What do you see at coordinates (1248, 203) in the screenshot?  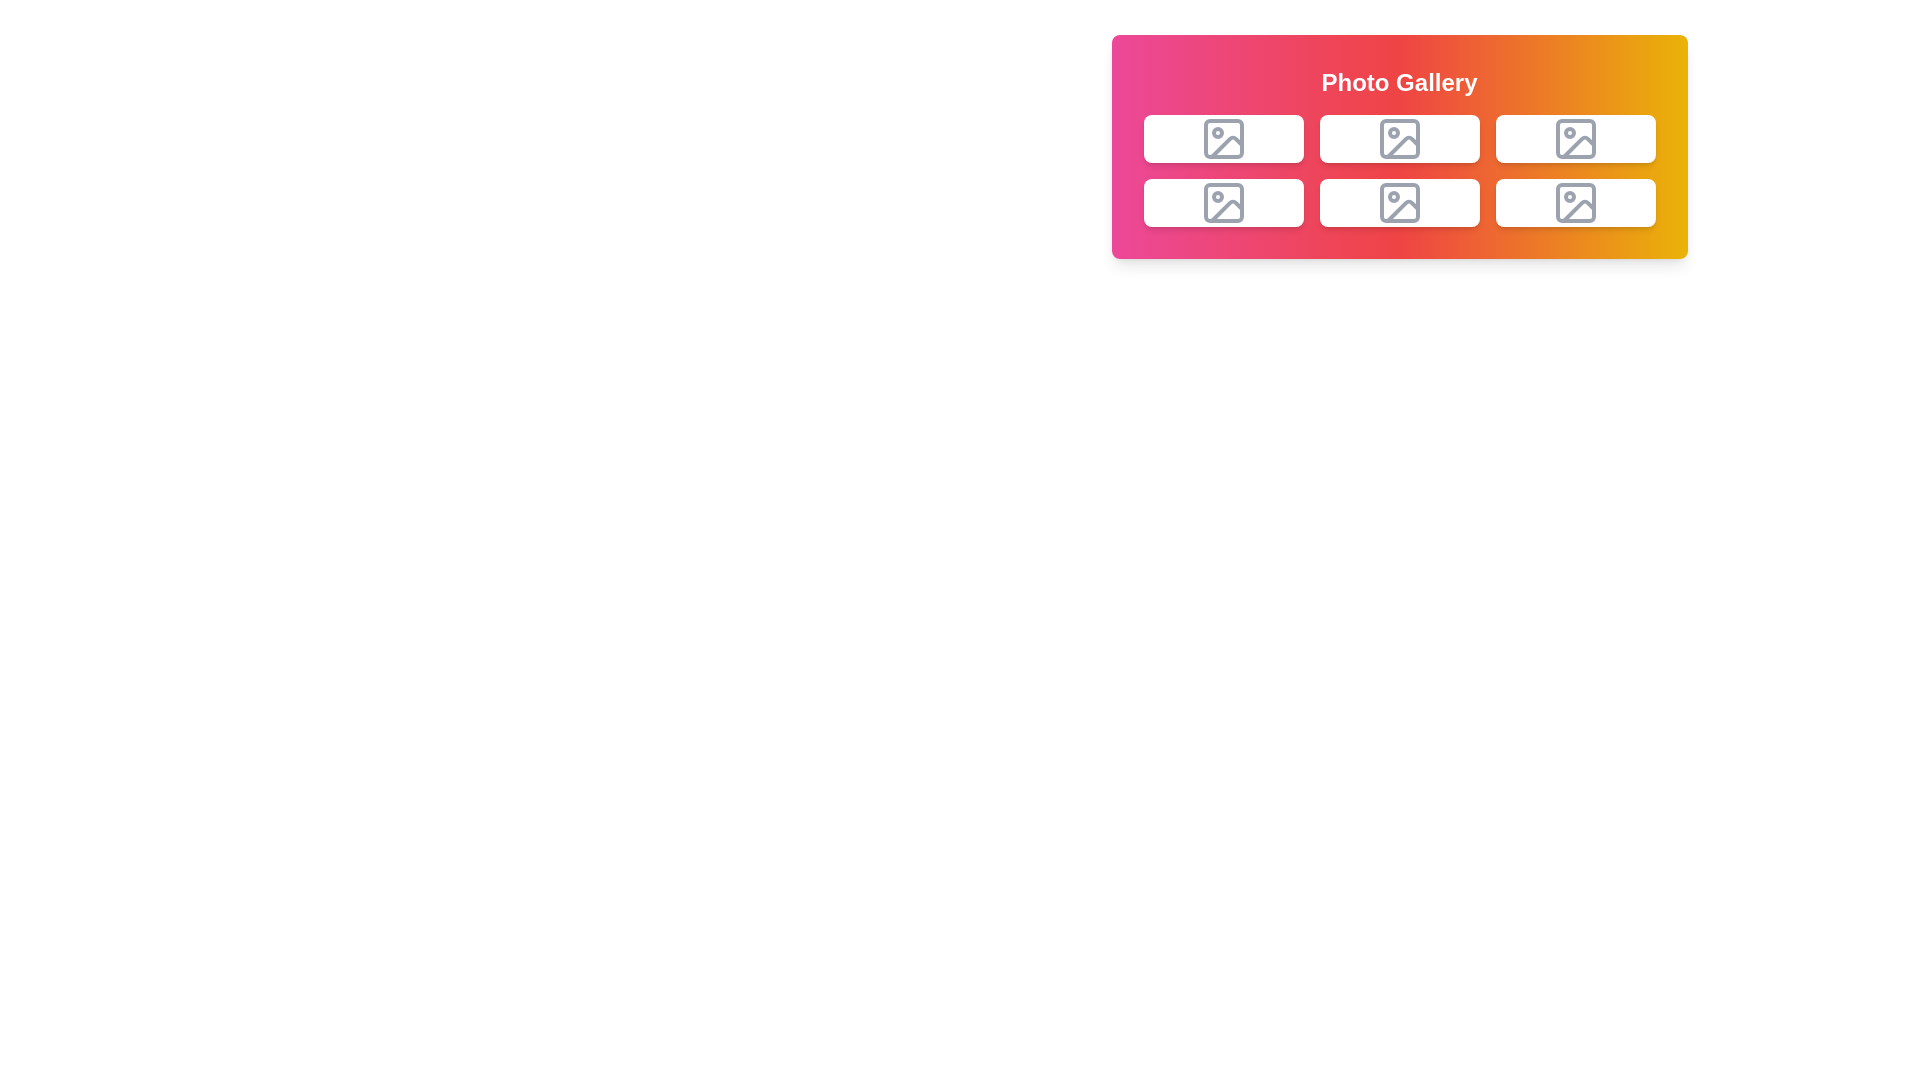 I see `the white circular favorite button located in the bottom-left position of the middle grid cell of the second row in the photo gallery interface` at bounding box center [1248, 203].